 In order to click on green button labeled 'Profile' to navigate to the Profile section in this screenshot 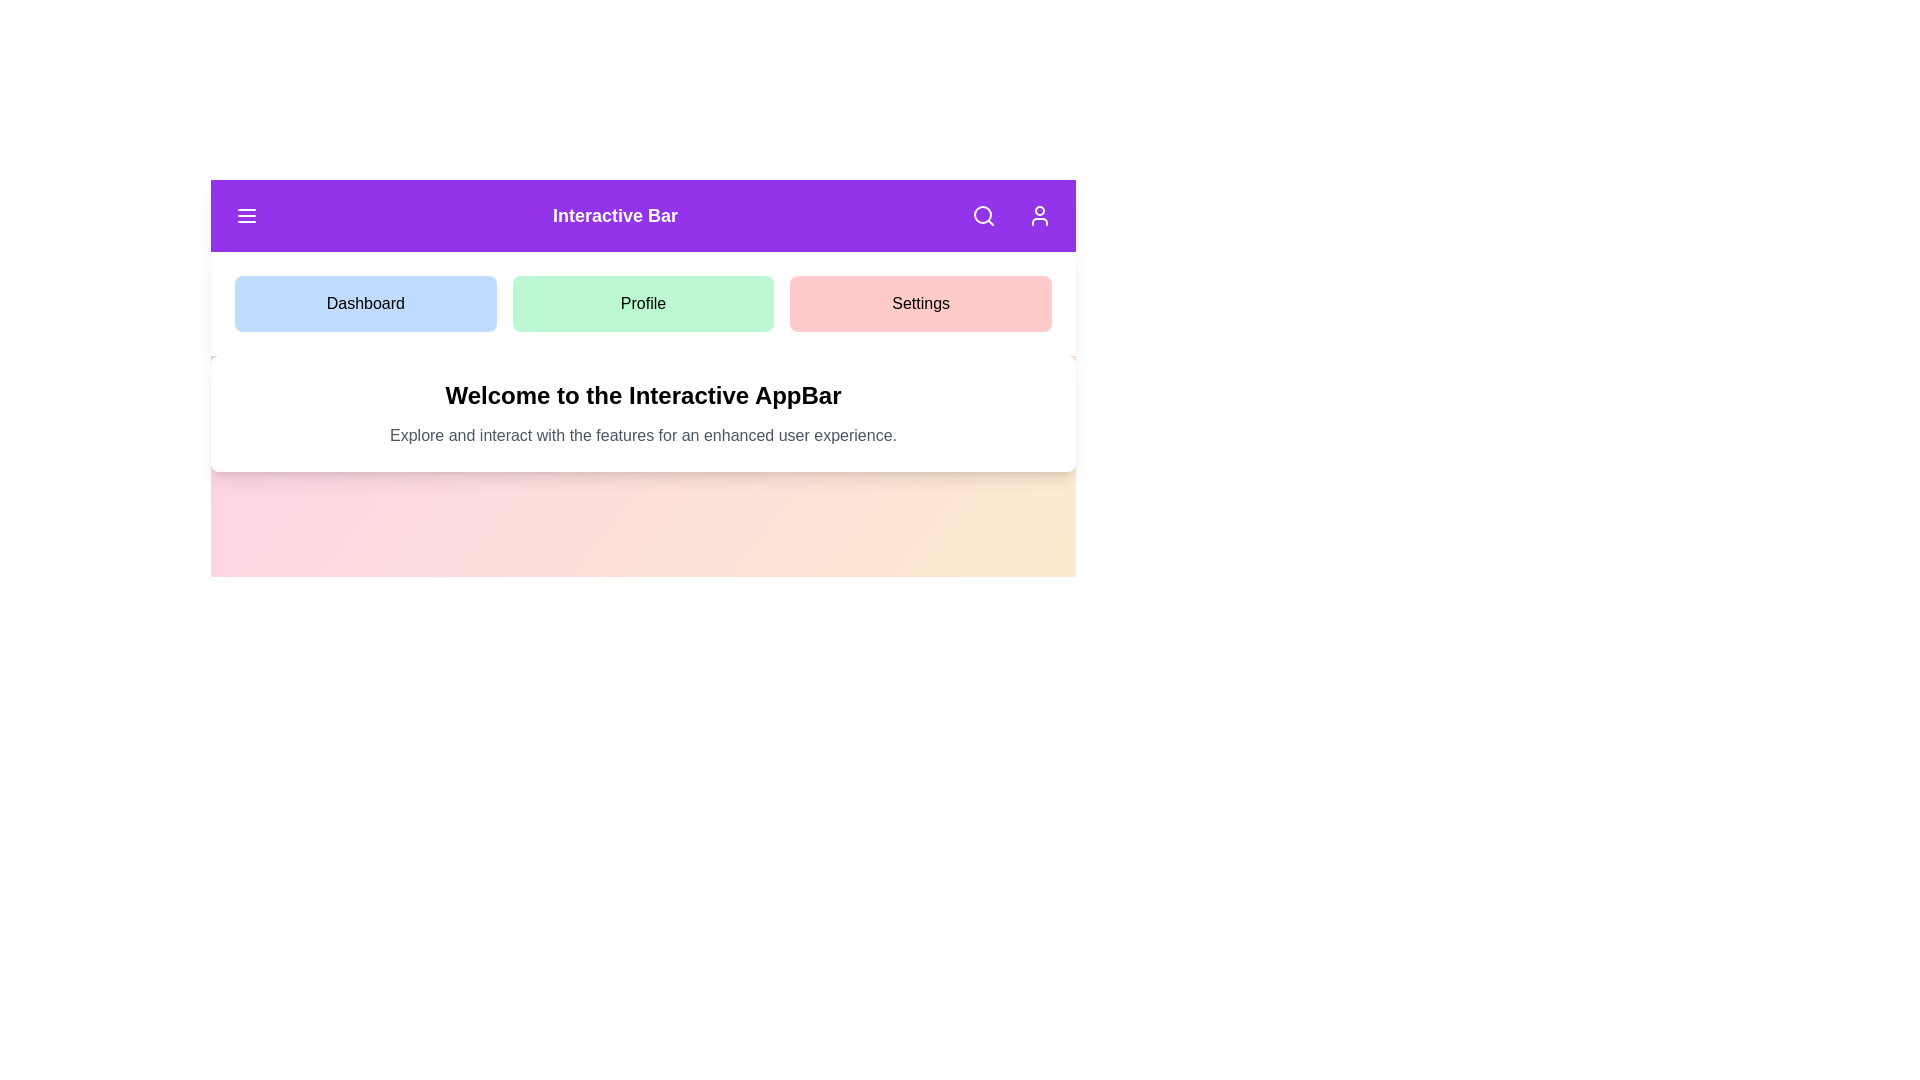, I will do `click(643, 304)`.